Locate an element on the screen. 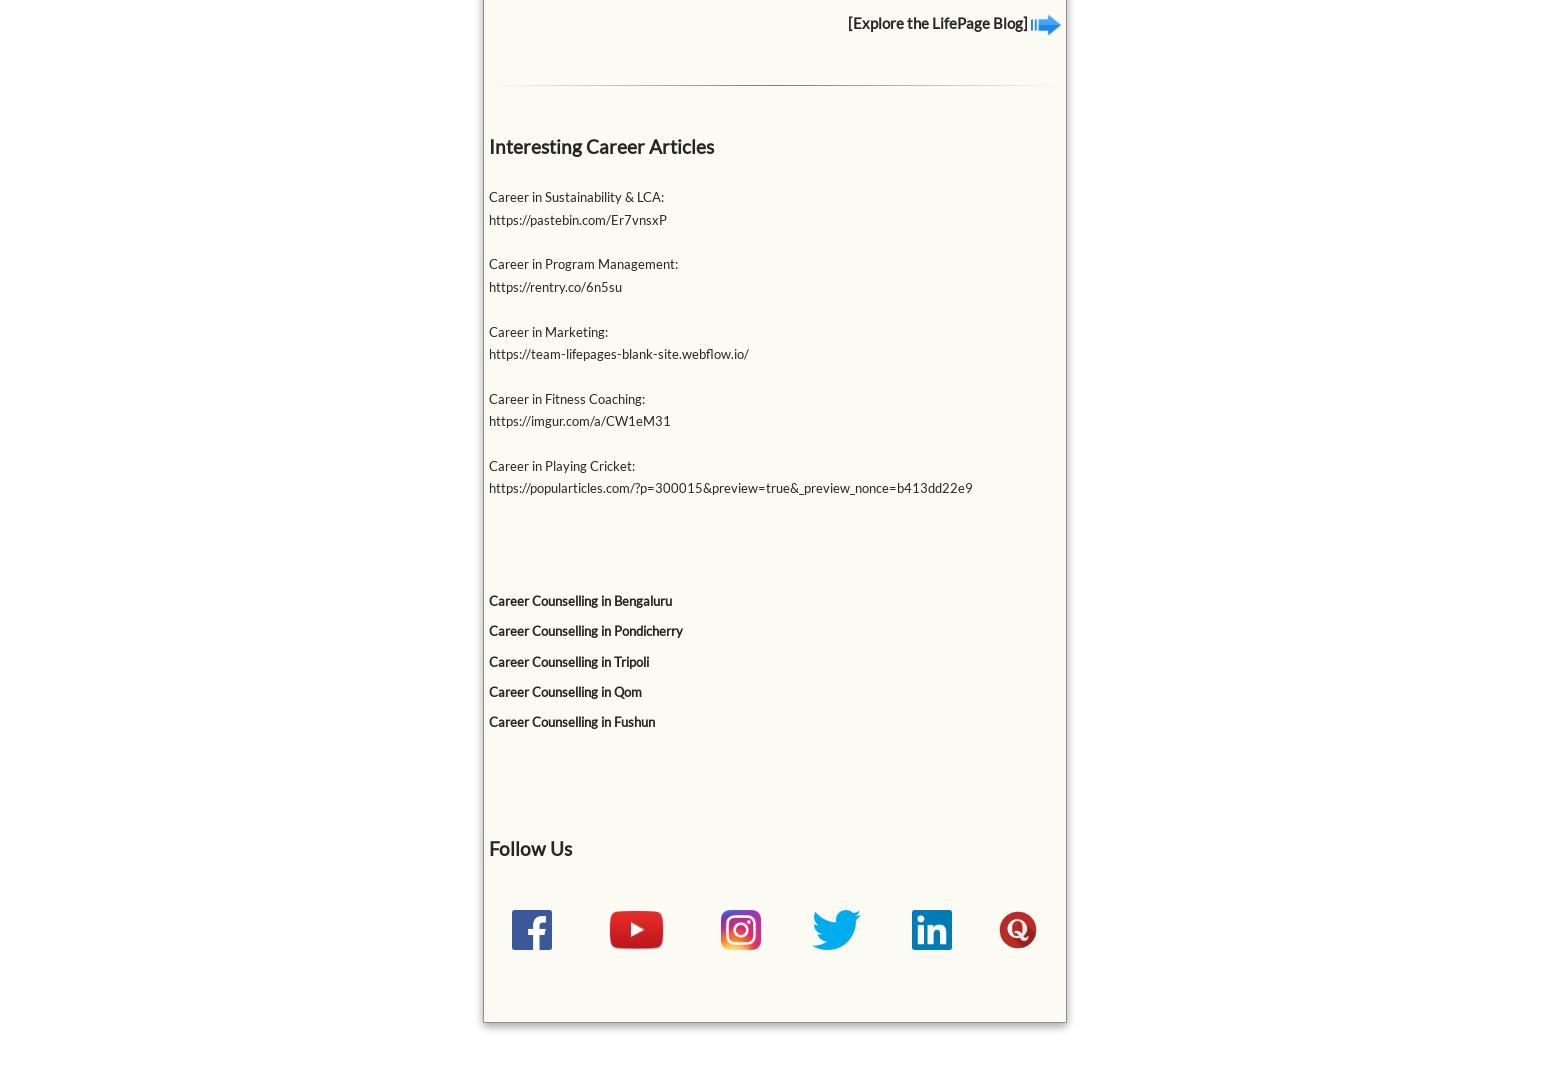 The image size is (1550, 1068). 'Follow Us' is located at coordinates (486, 846).